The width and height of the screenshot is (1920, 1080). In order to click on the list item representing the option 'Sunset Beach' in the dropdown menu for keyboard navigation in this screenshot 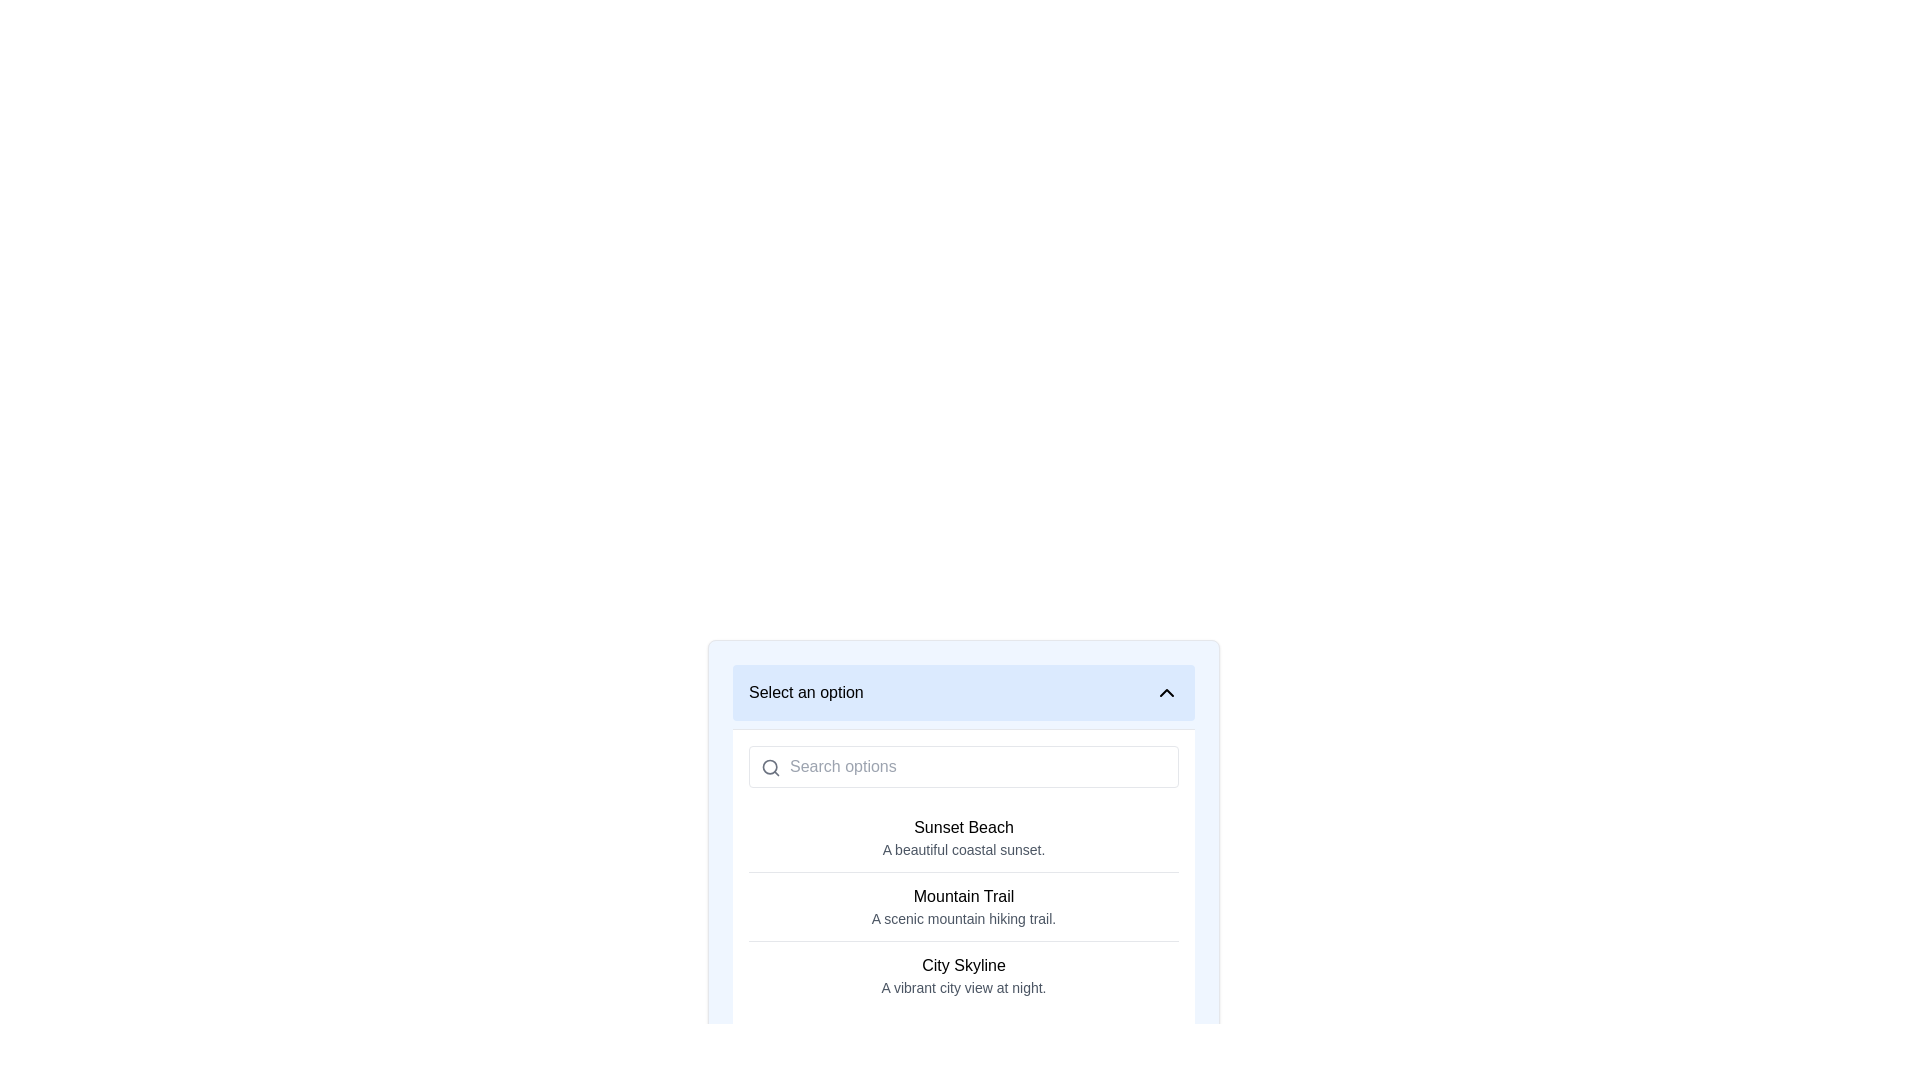, I will do `click(964, 837)`.